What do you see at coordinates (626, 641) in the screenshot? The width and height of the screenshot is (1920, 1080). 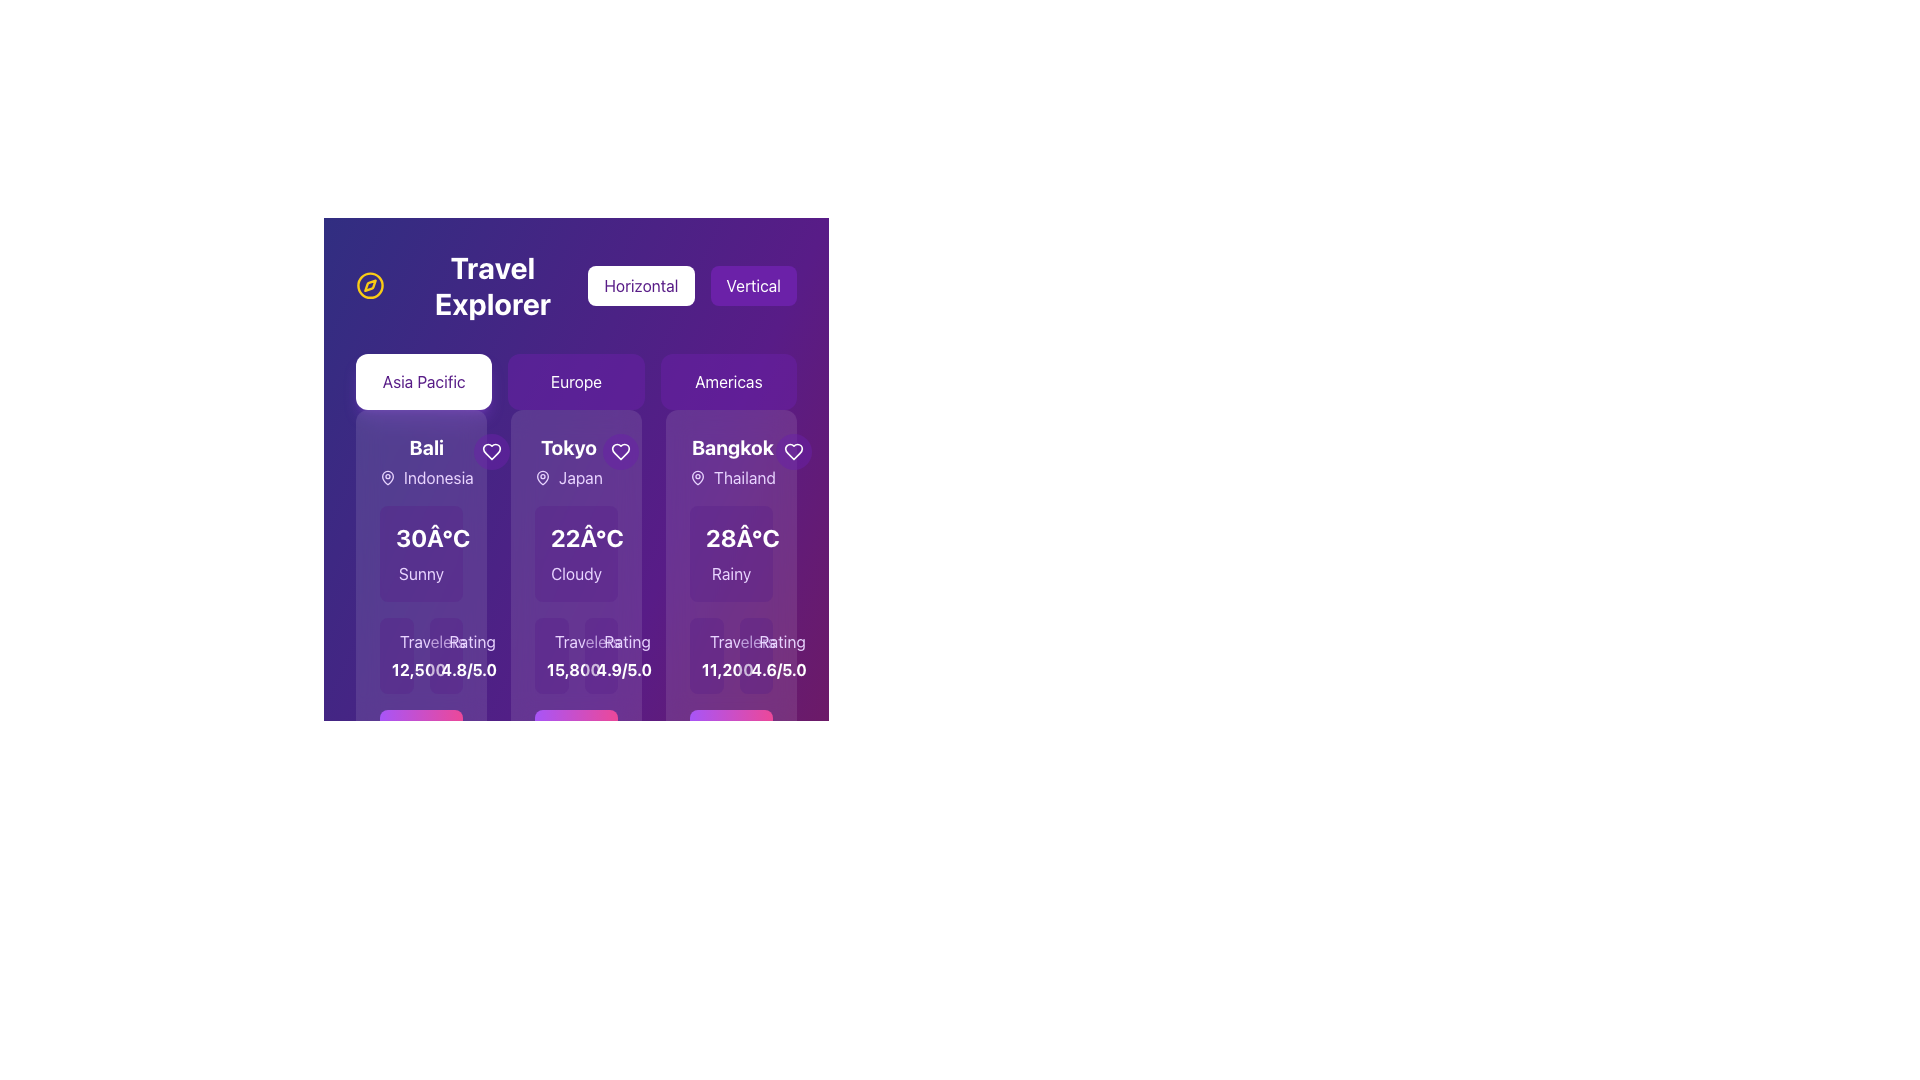 I see `'Rating' text label indicating the rating for the Tokyo item, located in the middle column under the Tokyo section` at bounding box center [626, 641].